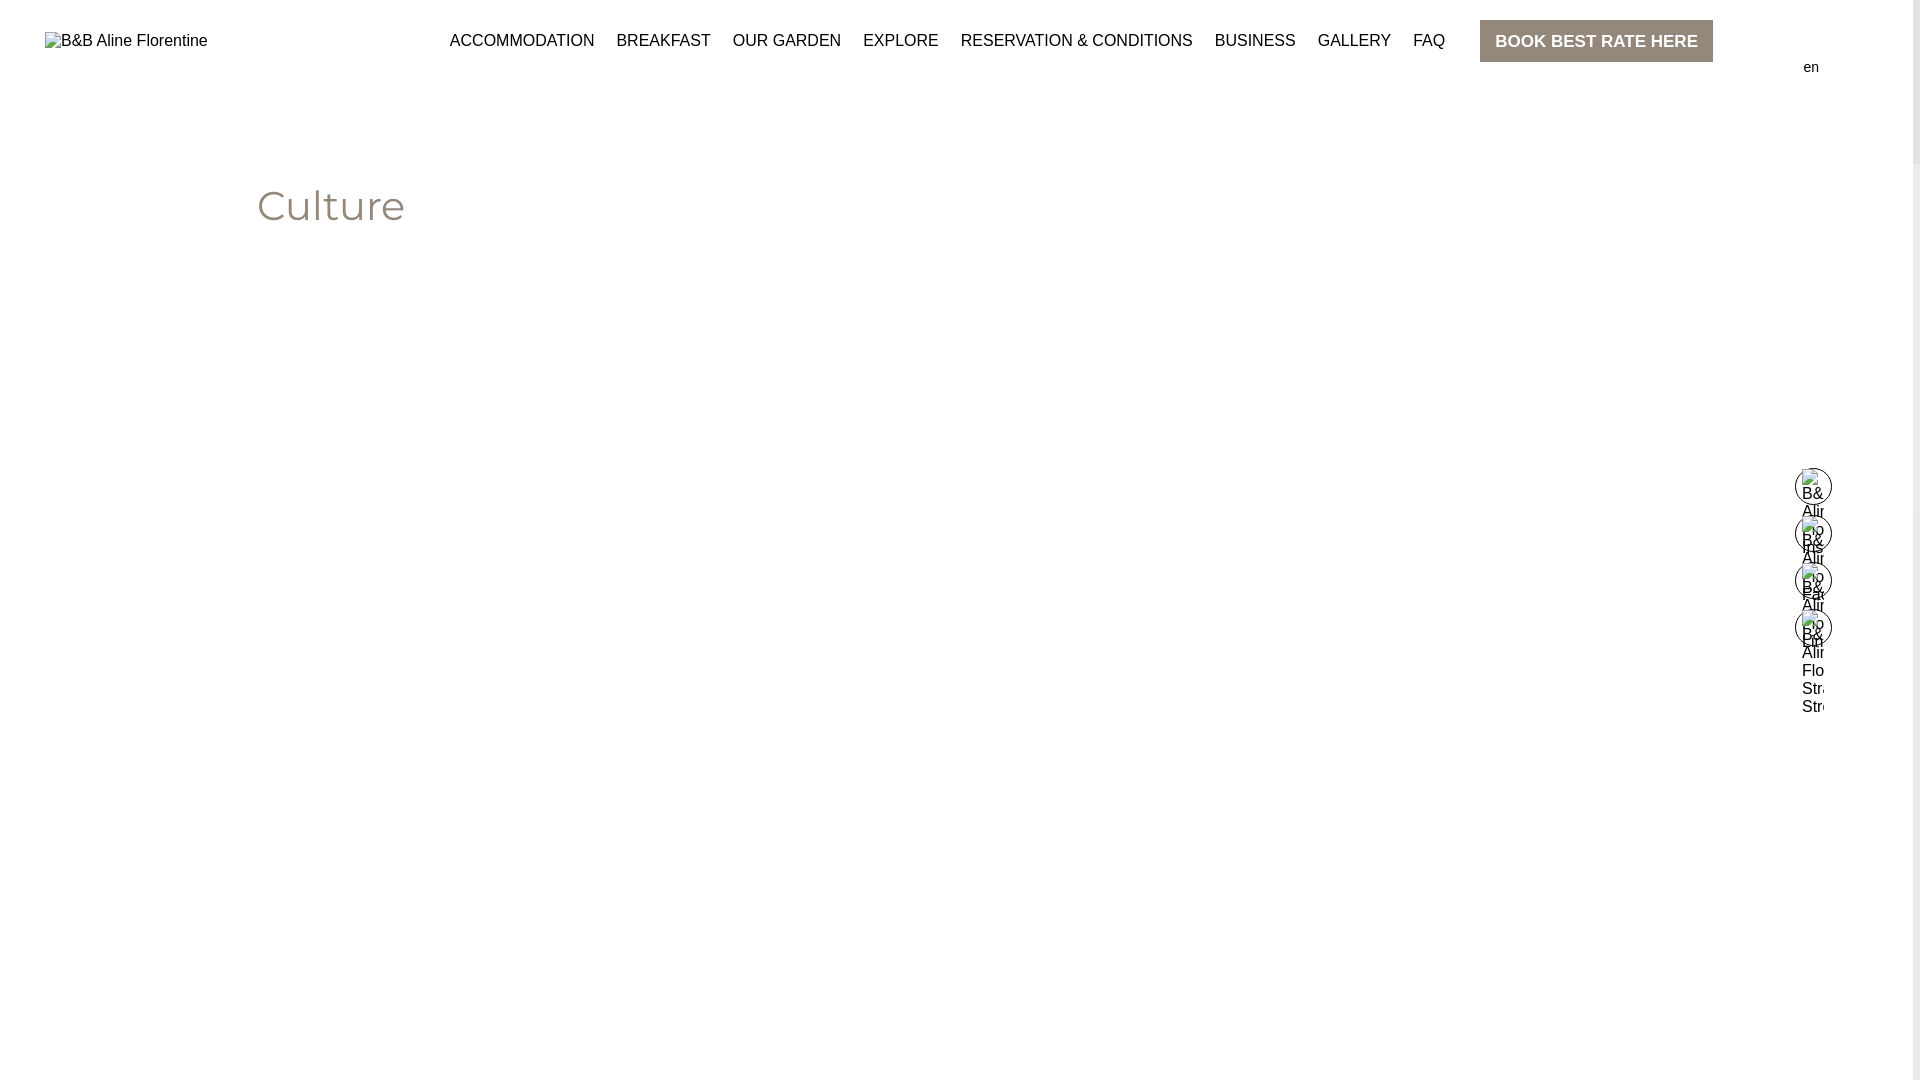 The height and width of the screenshot is (1080, 1920). I want to click on 'BREAKFAST', so click(662, 41).